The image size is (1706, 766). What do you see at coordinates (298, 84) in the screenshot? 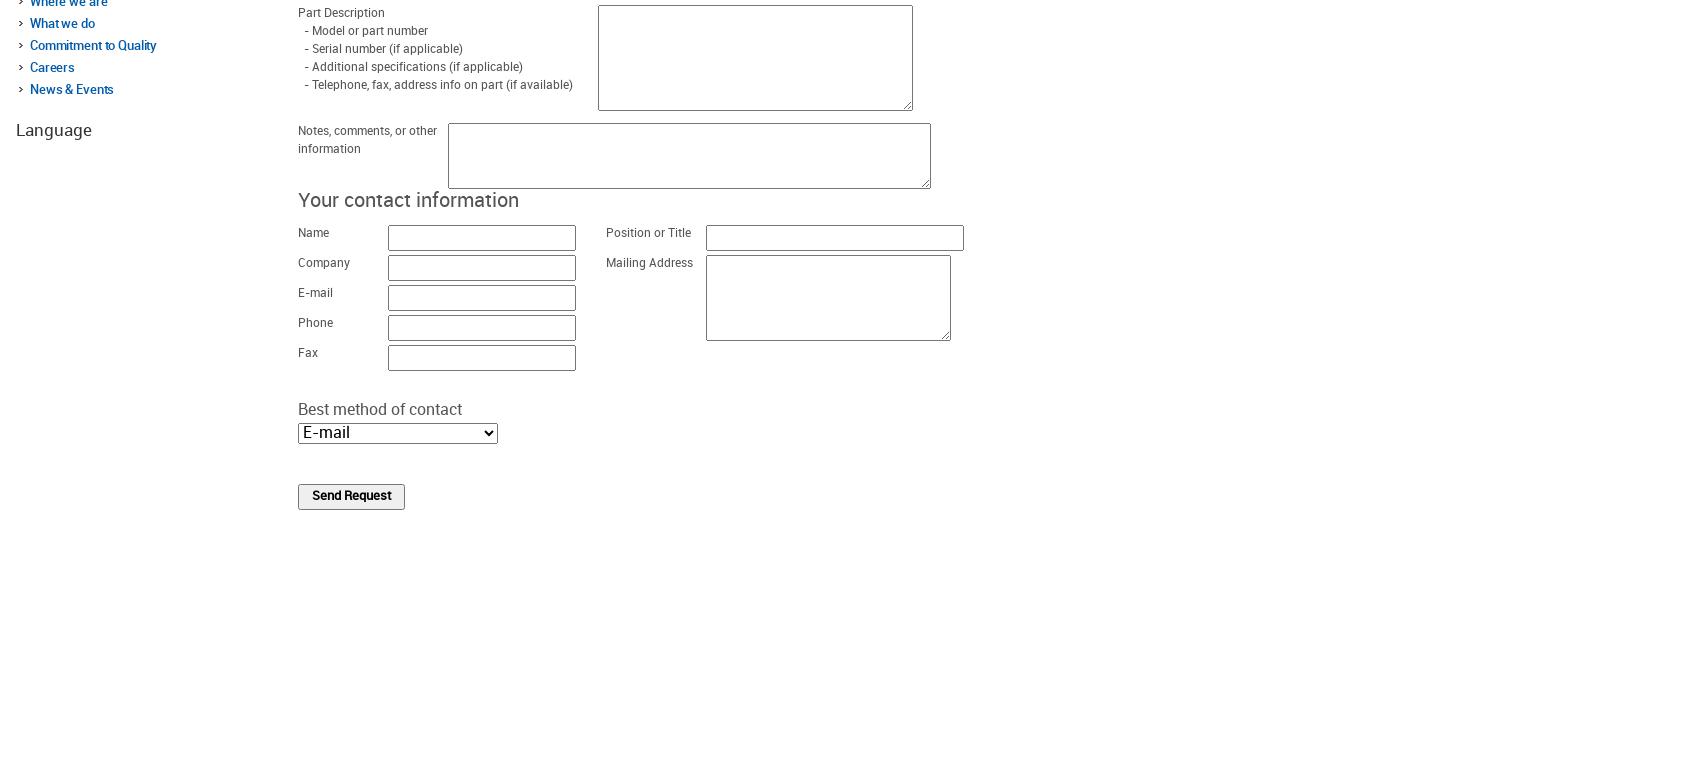
I see `'- Telephone, fax, address info on part (if available)'` at bounding box center [298, 84].